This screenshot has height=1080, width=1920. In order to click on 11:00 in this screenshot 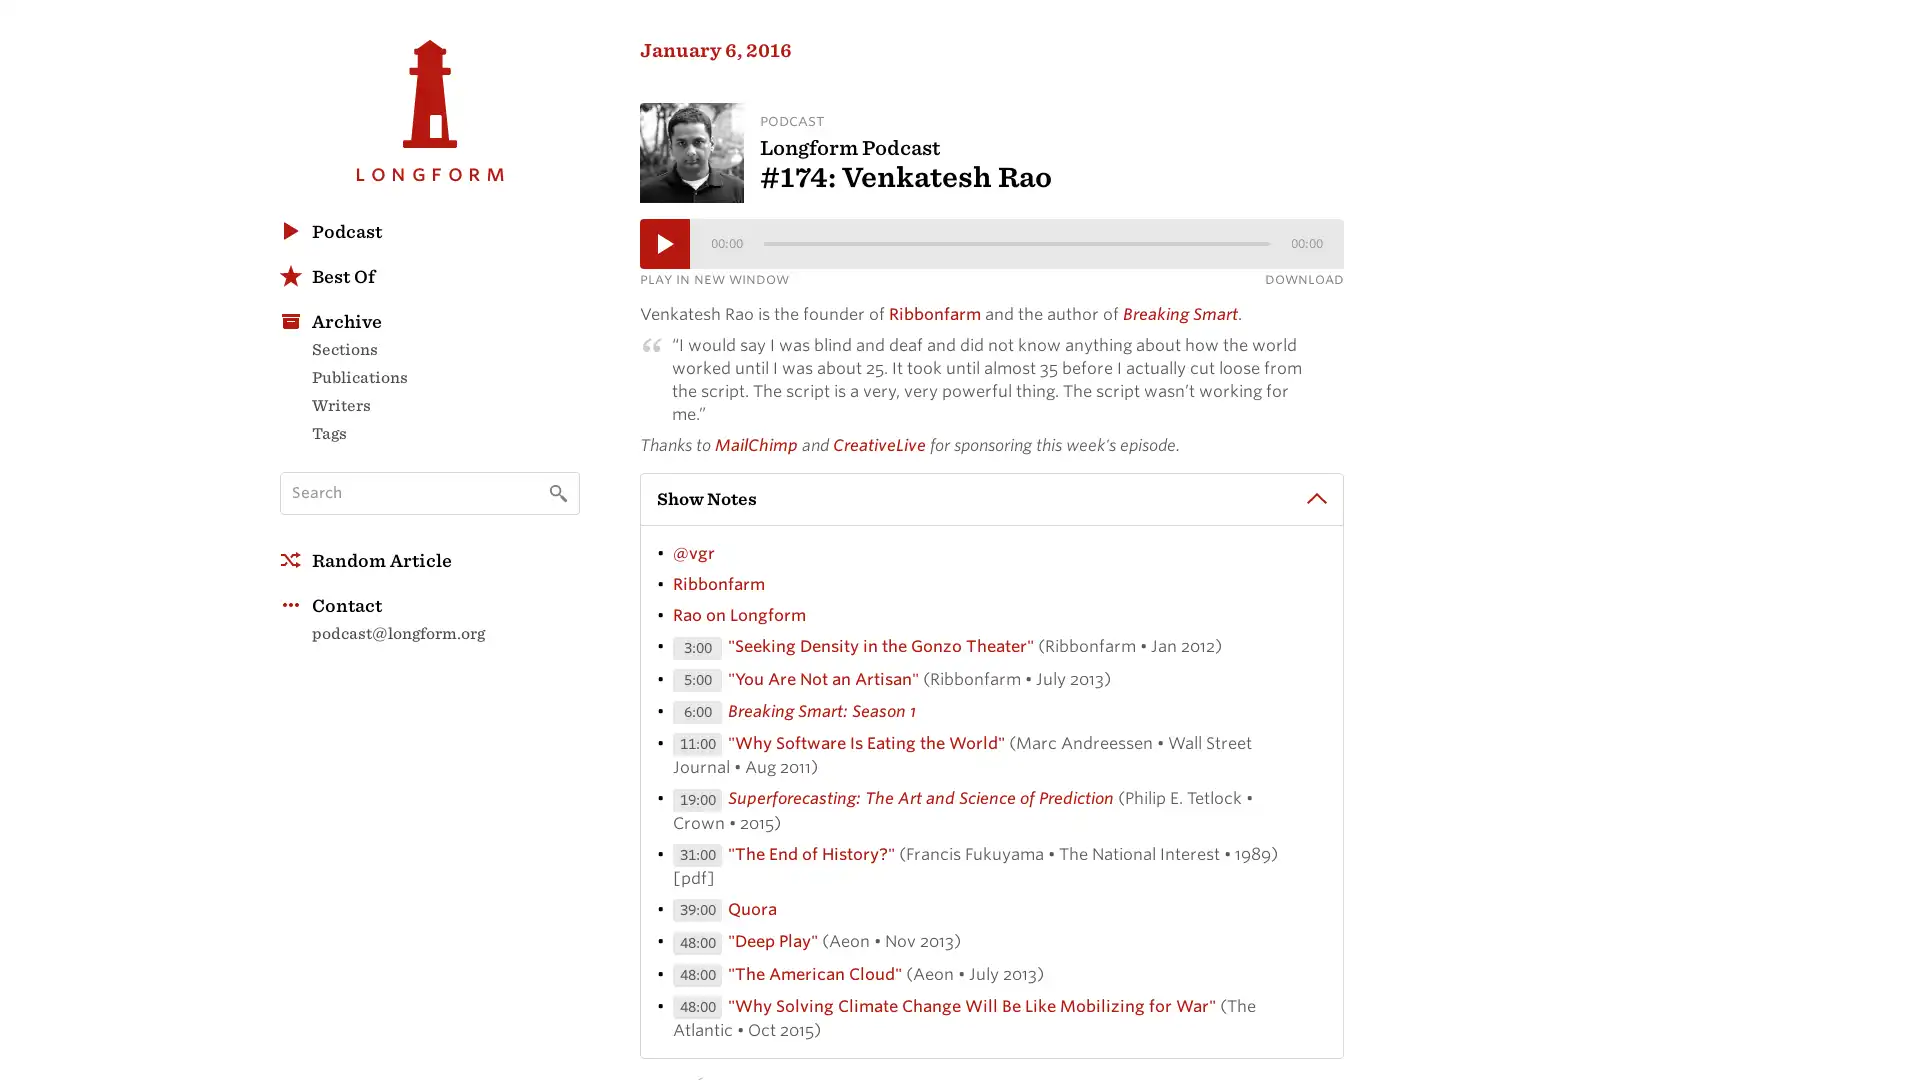, I will do `click(697, 749)`.